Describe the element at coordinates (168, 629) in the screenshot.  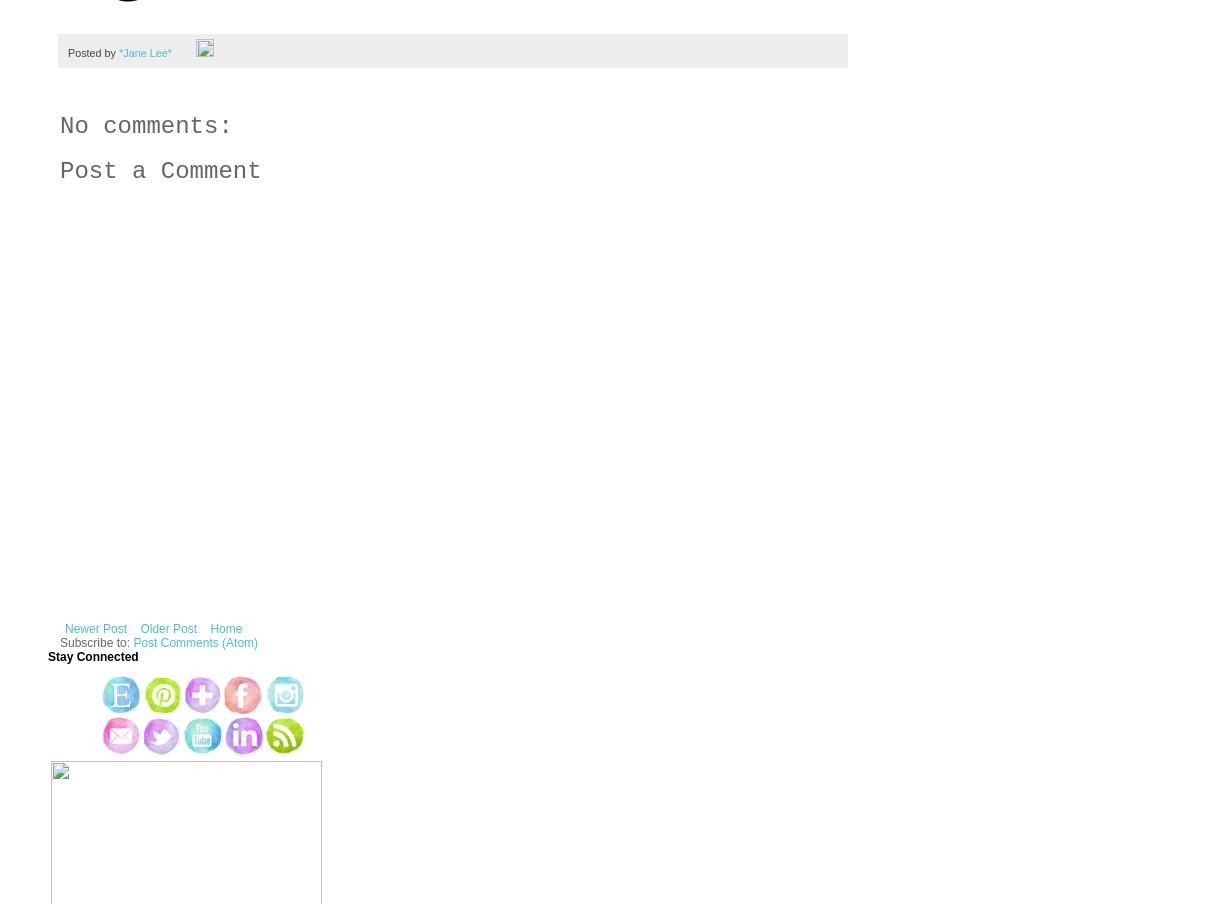
I see `'Older Post'` at that location.